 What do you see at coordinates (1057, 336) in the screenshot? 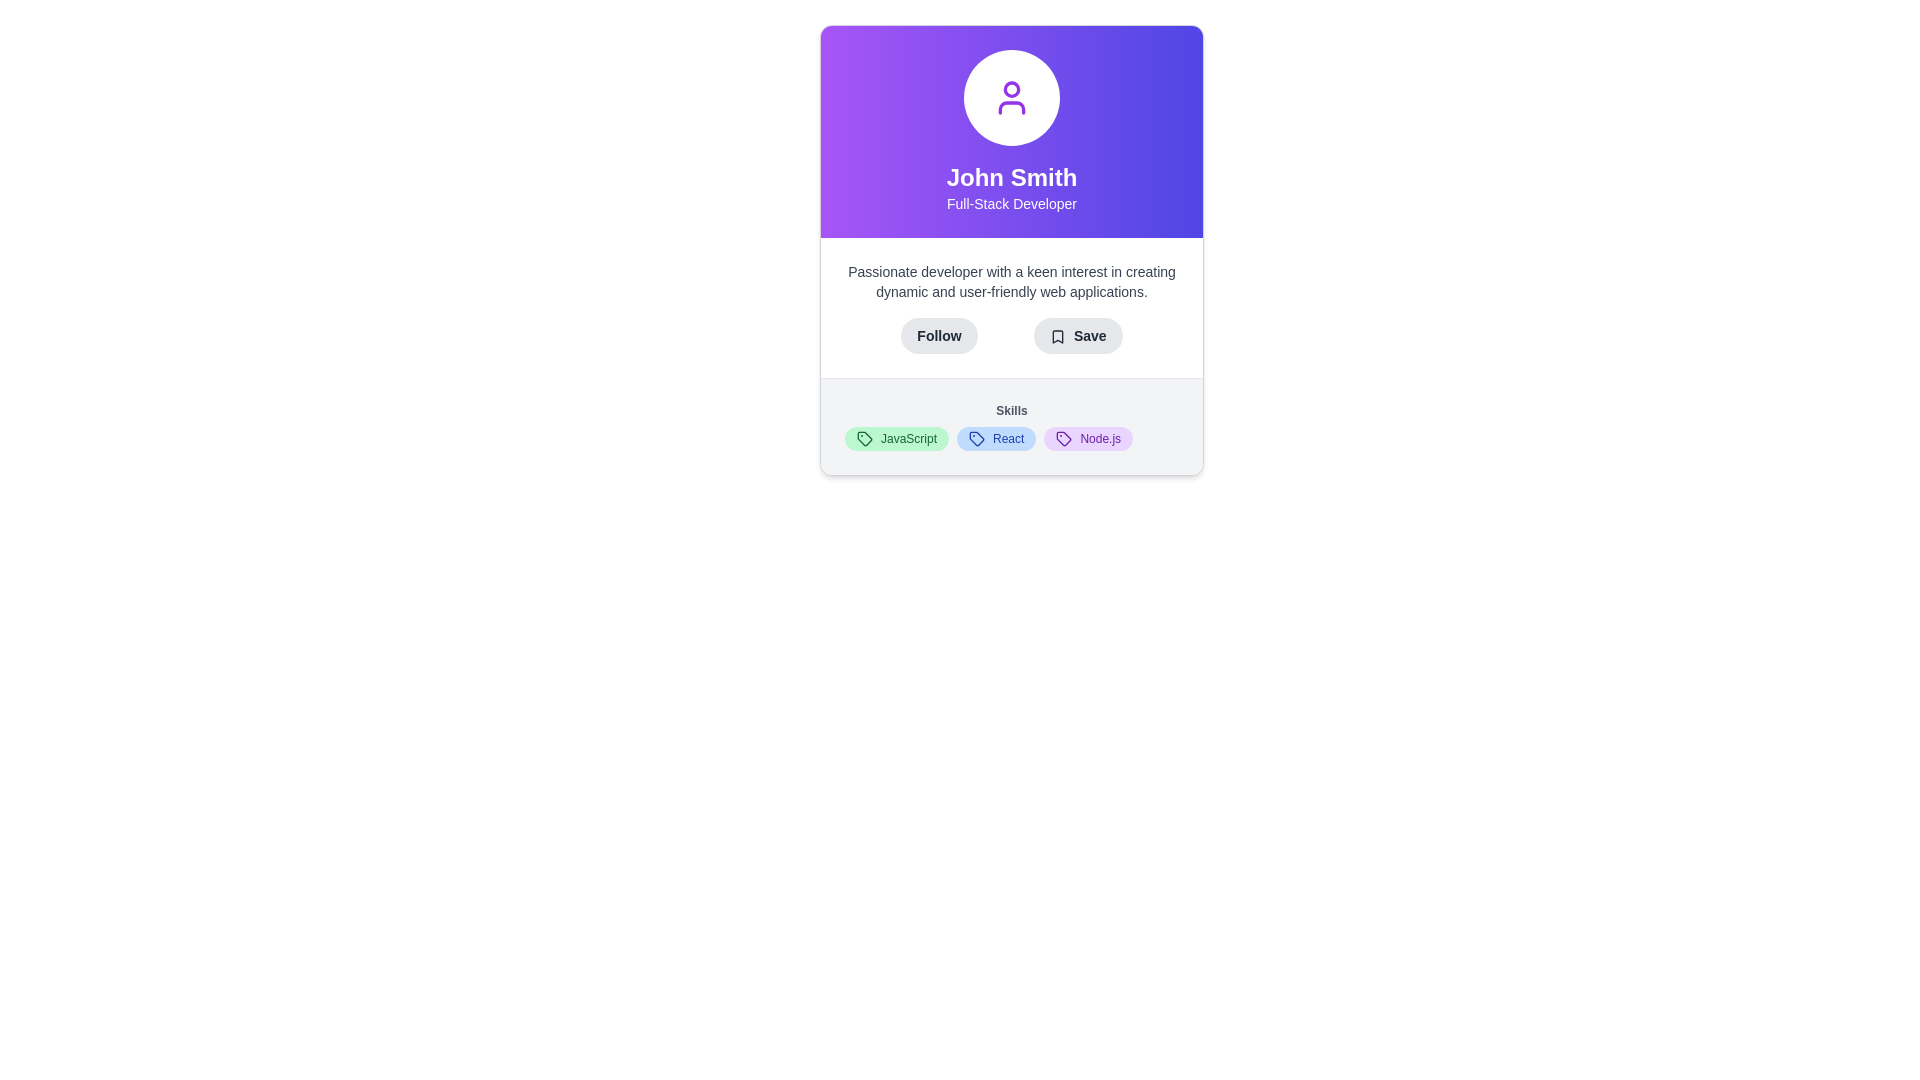
I see `the bookmark icon, which is an SVG graphic styled with a 'V' shape at the top of a hollow rectangular shape, located next to the 'Save' button in the user profile card` at bounding box center [1057, 336].